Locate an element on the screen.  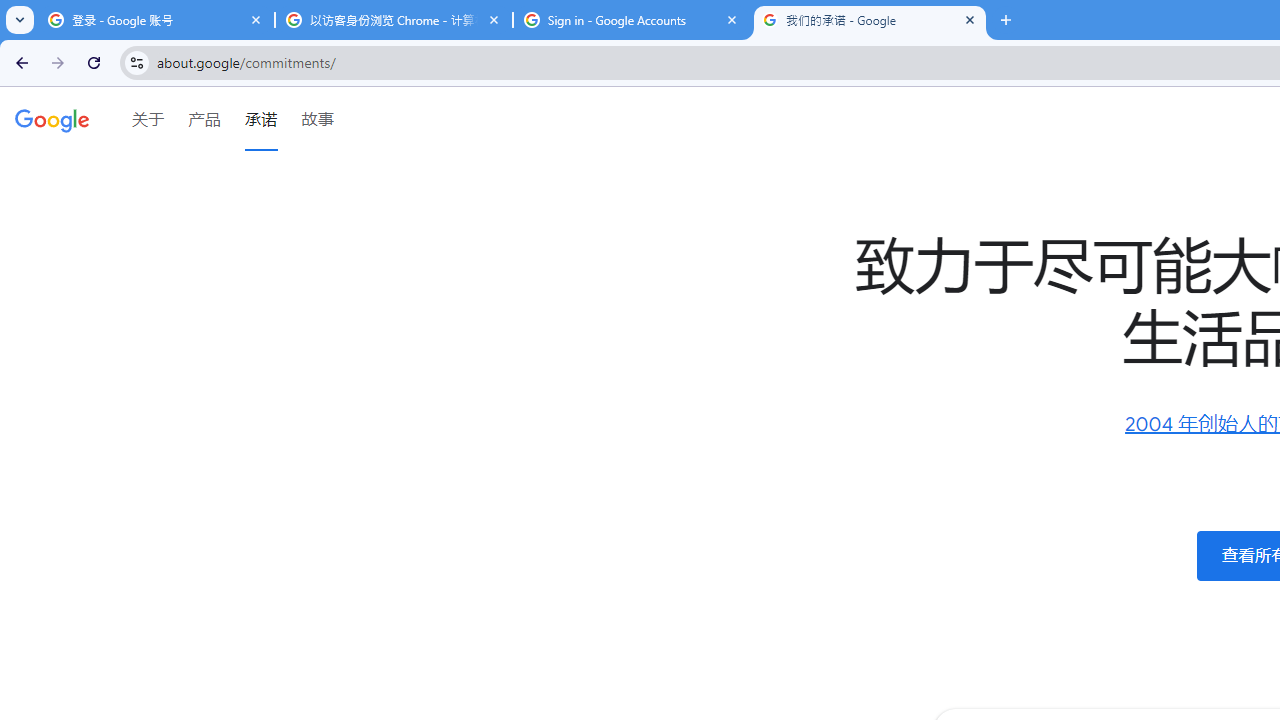
'Sign in - Google Accounts' is located at coordinates (631, 20).